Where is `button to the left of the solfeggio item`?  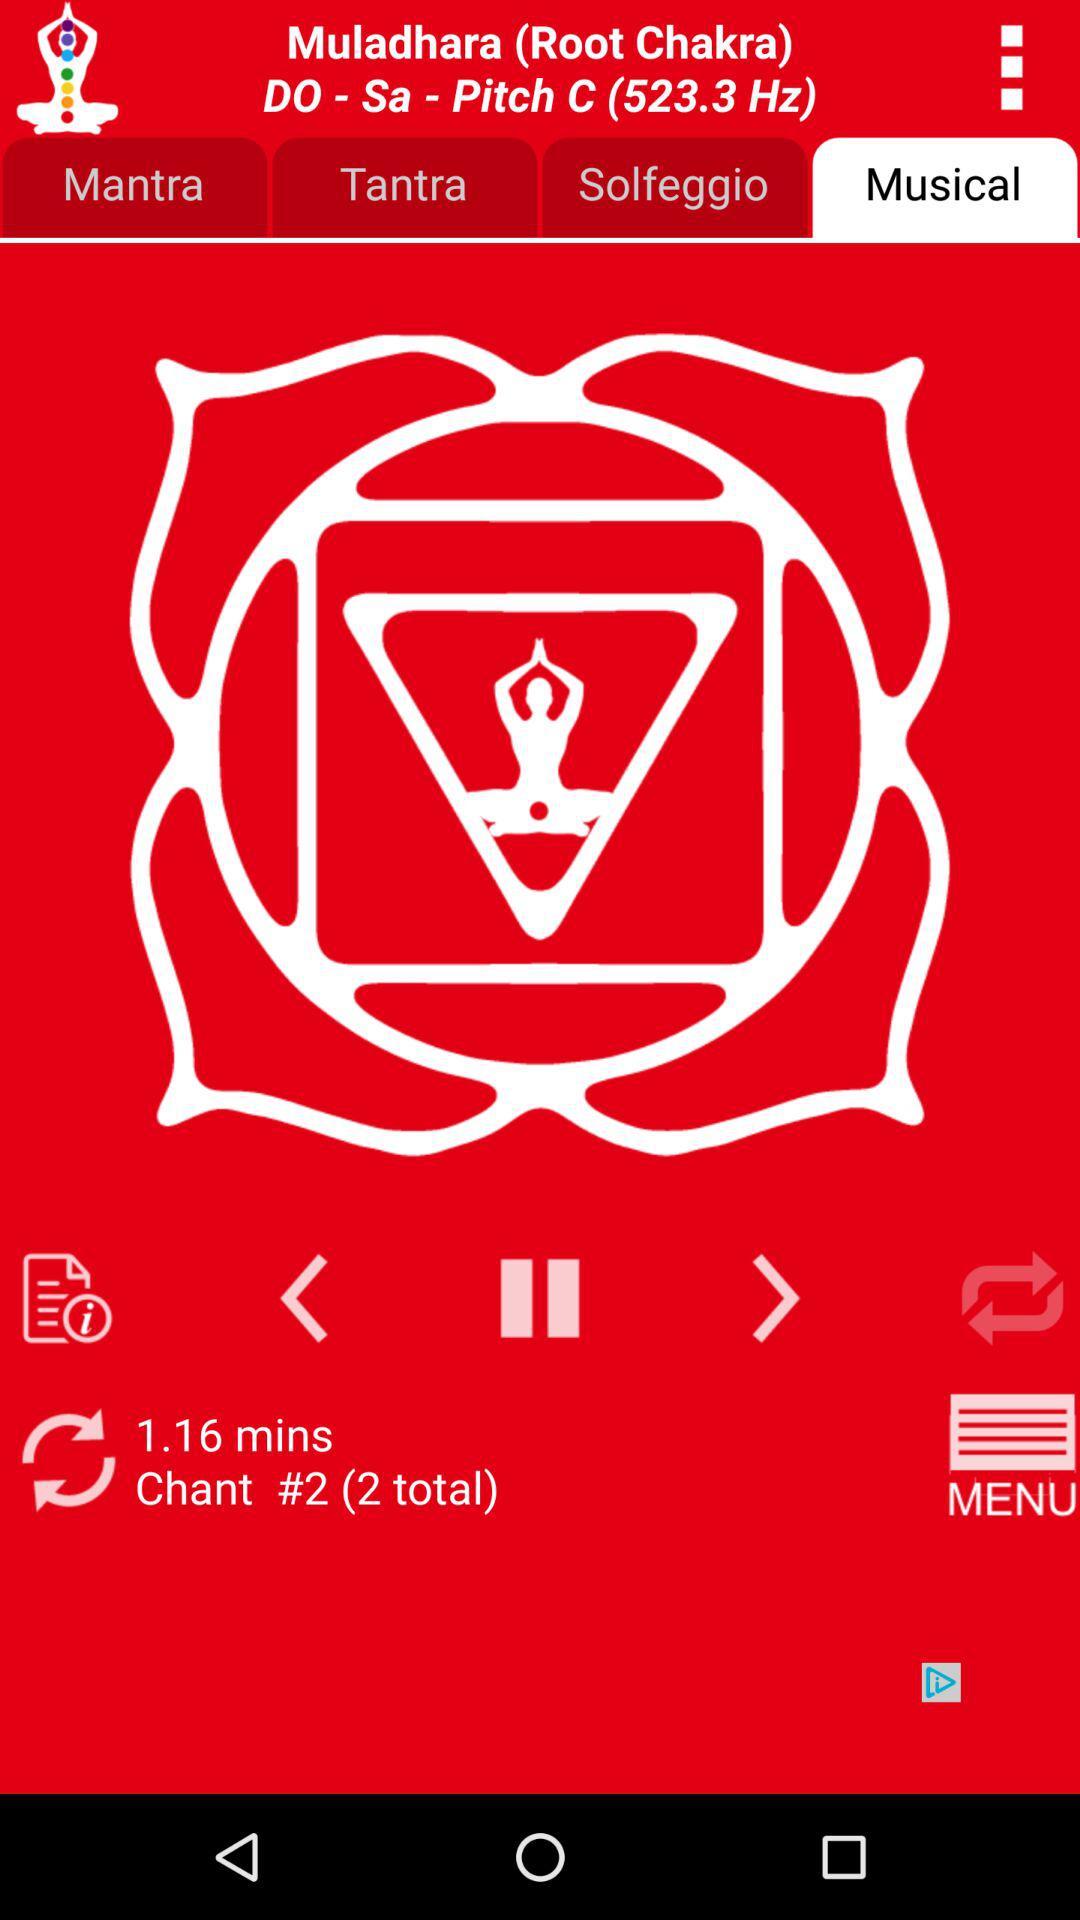 button to the left of the solfeggio item is located at coordinates (405, 188).